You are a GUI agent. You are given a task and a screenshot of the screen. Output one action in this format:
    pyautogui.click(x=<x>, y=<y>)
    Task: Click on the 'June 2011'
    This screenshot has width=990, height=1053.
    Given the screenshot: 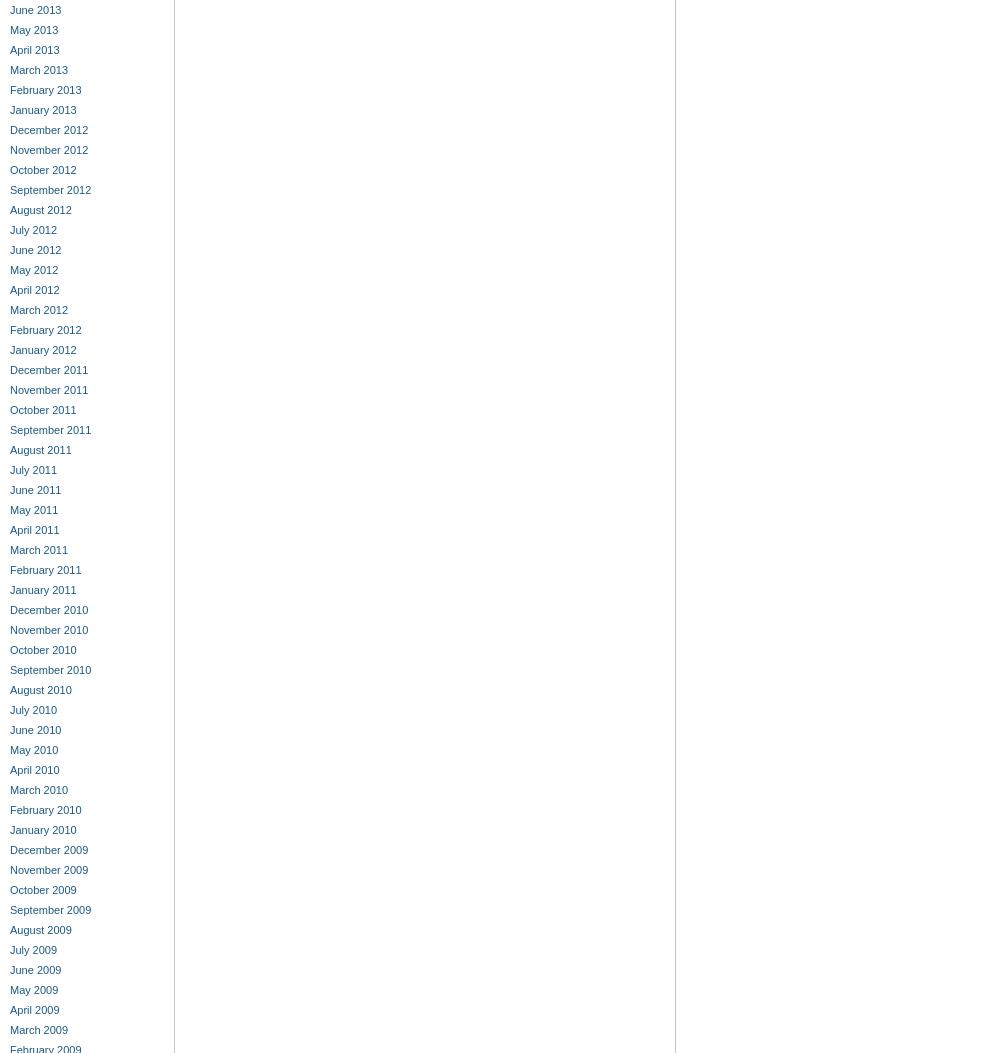 What is the action you would take?
    pyautogui.click(x=34, y=489)
    